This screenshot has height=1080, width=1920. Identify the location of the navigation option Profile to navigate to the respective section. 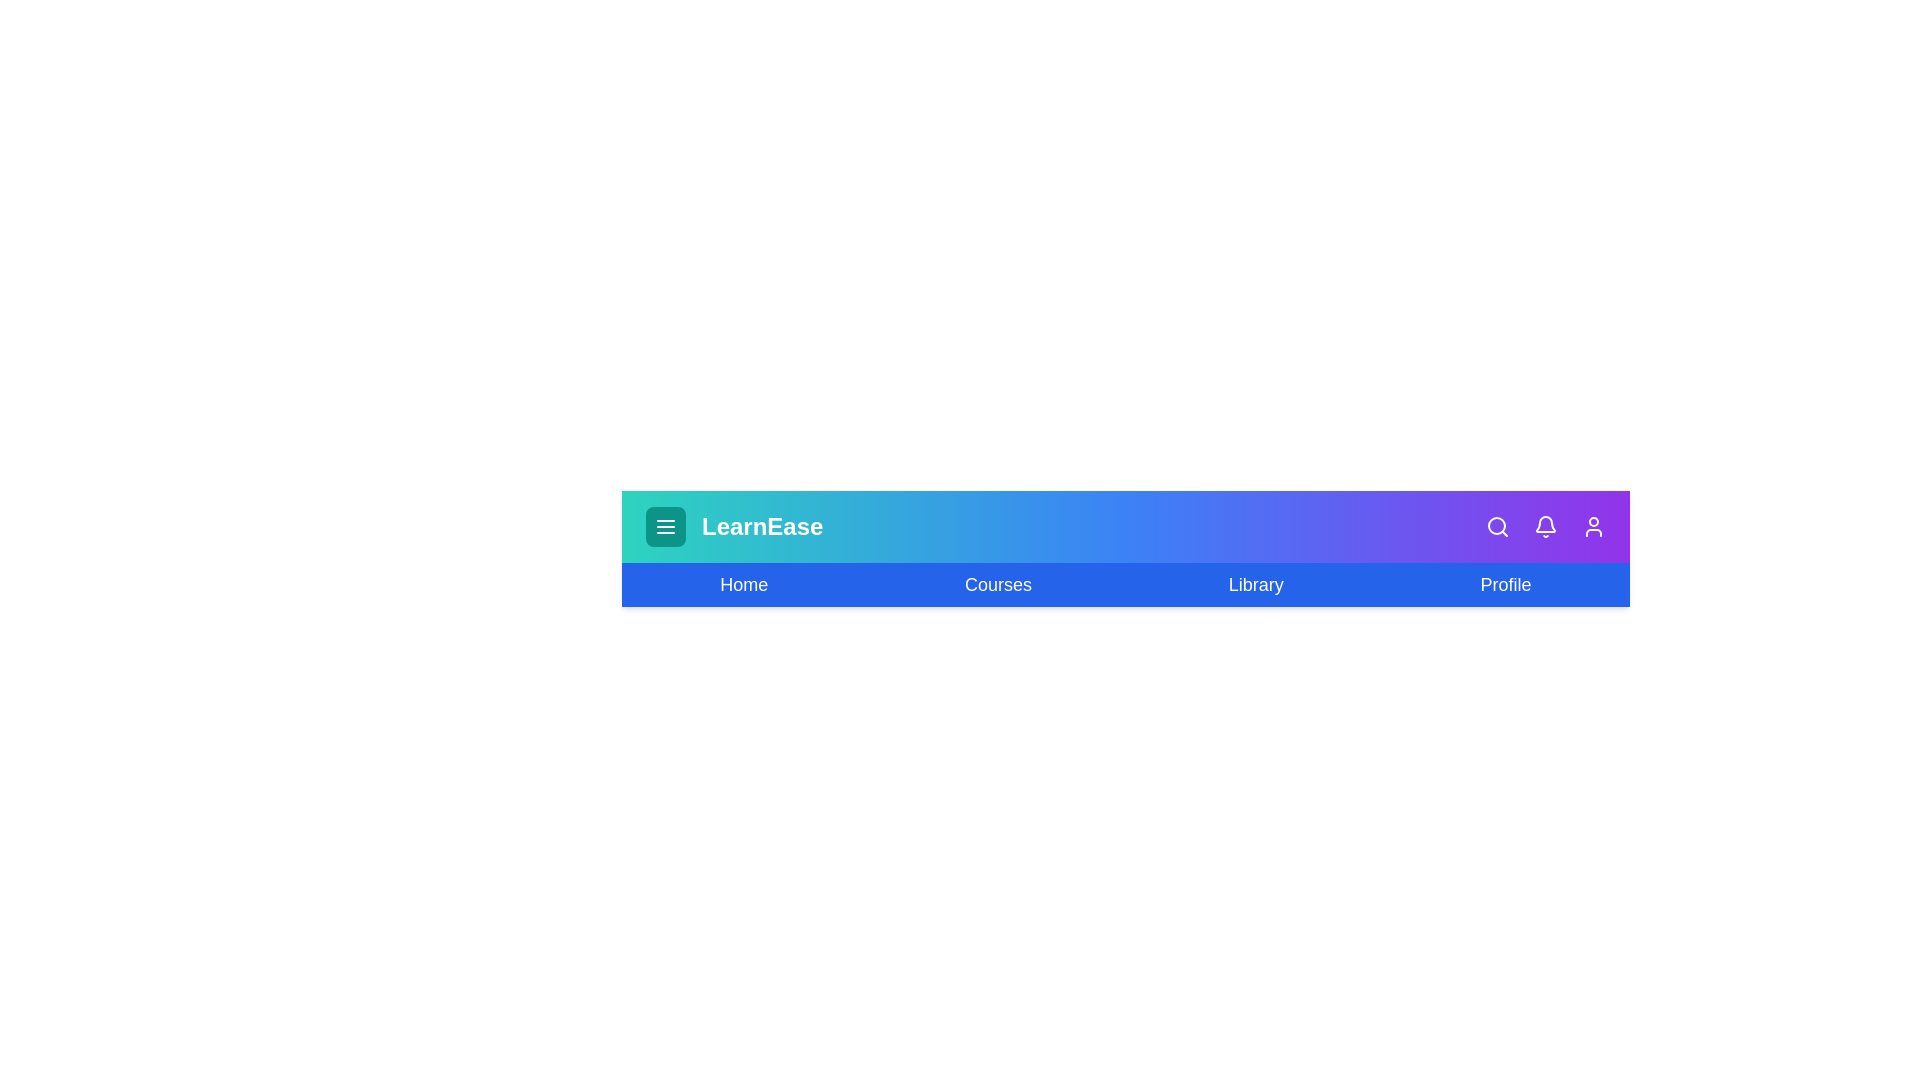
(1506, 585).